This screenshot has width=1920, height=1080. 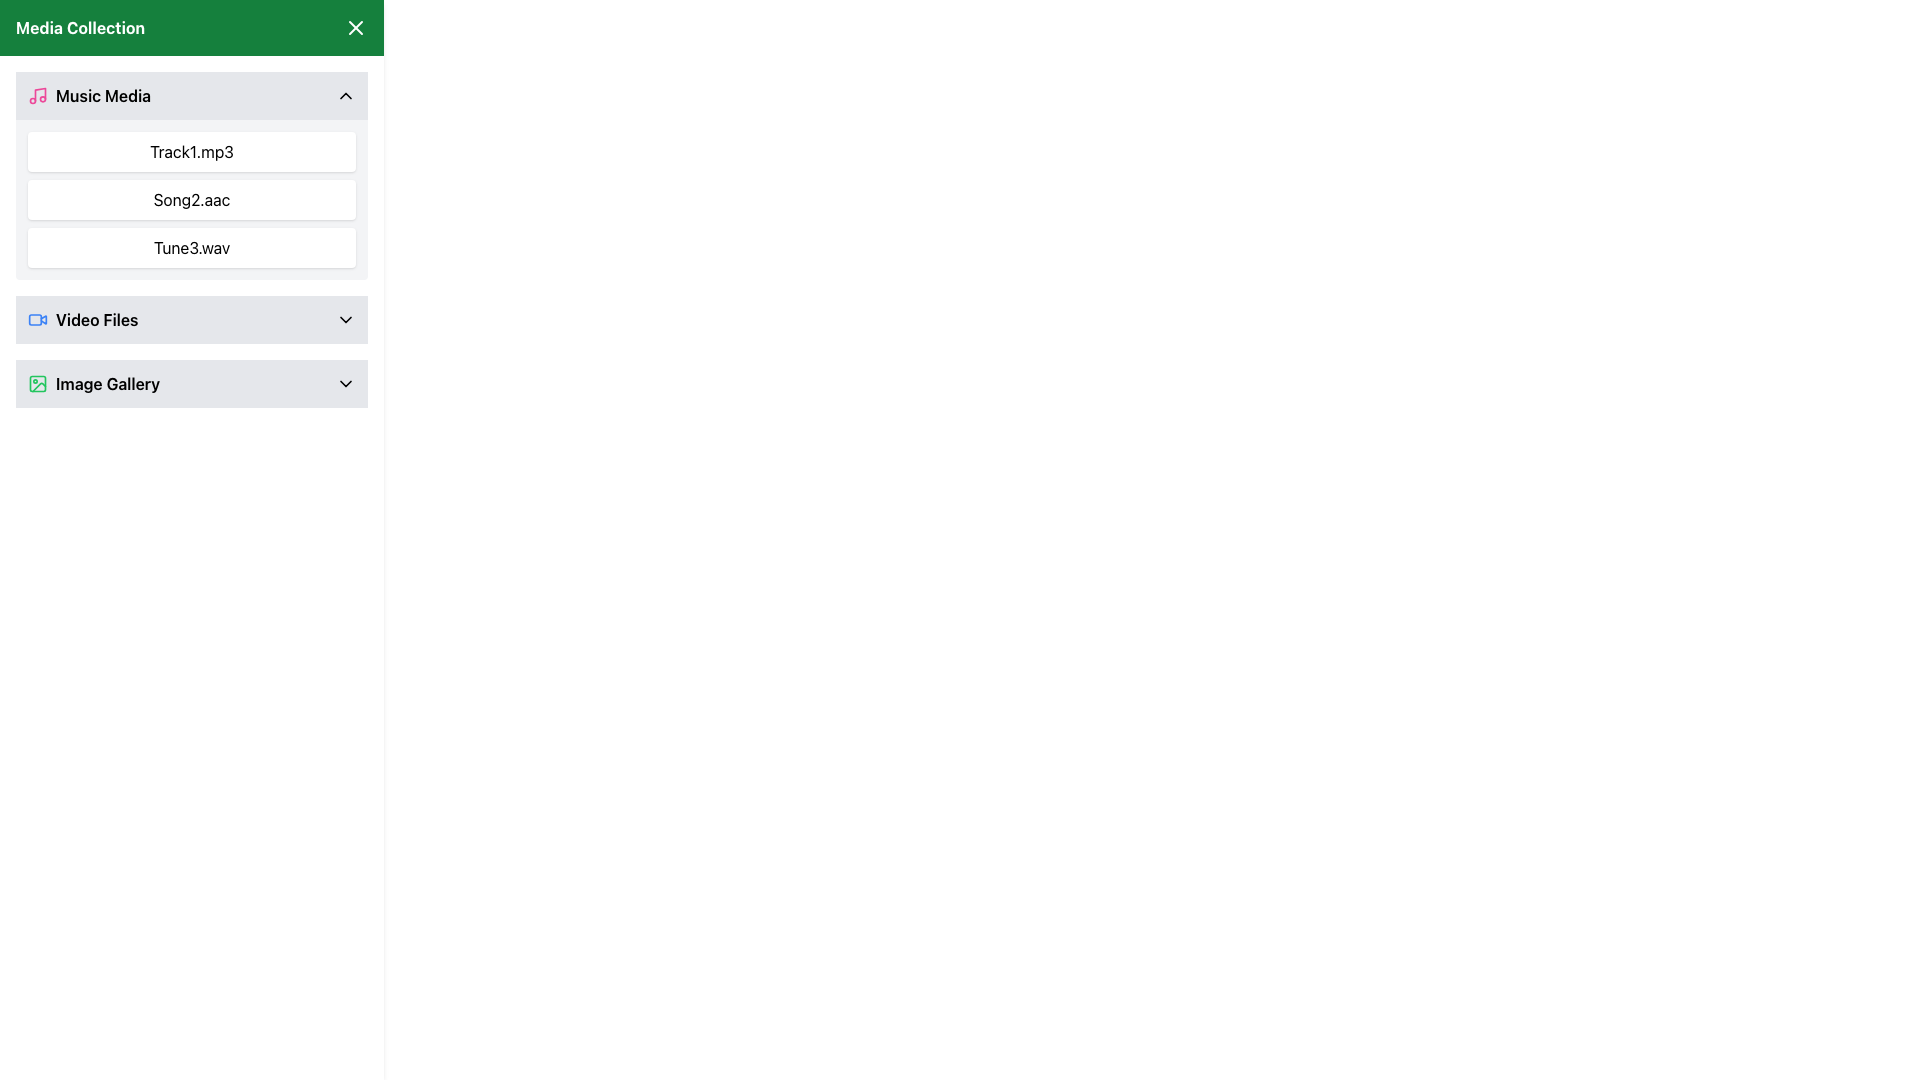 I want to click on the decorative graphic element (SVG rectangle shape) that visually represents the 'Image Gallery' section, located at the left icon group of the section title, so click(x=38, y=384).